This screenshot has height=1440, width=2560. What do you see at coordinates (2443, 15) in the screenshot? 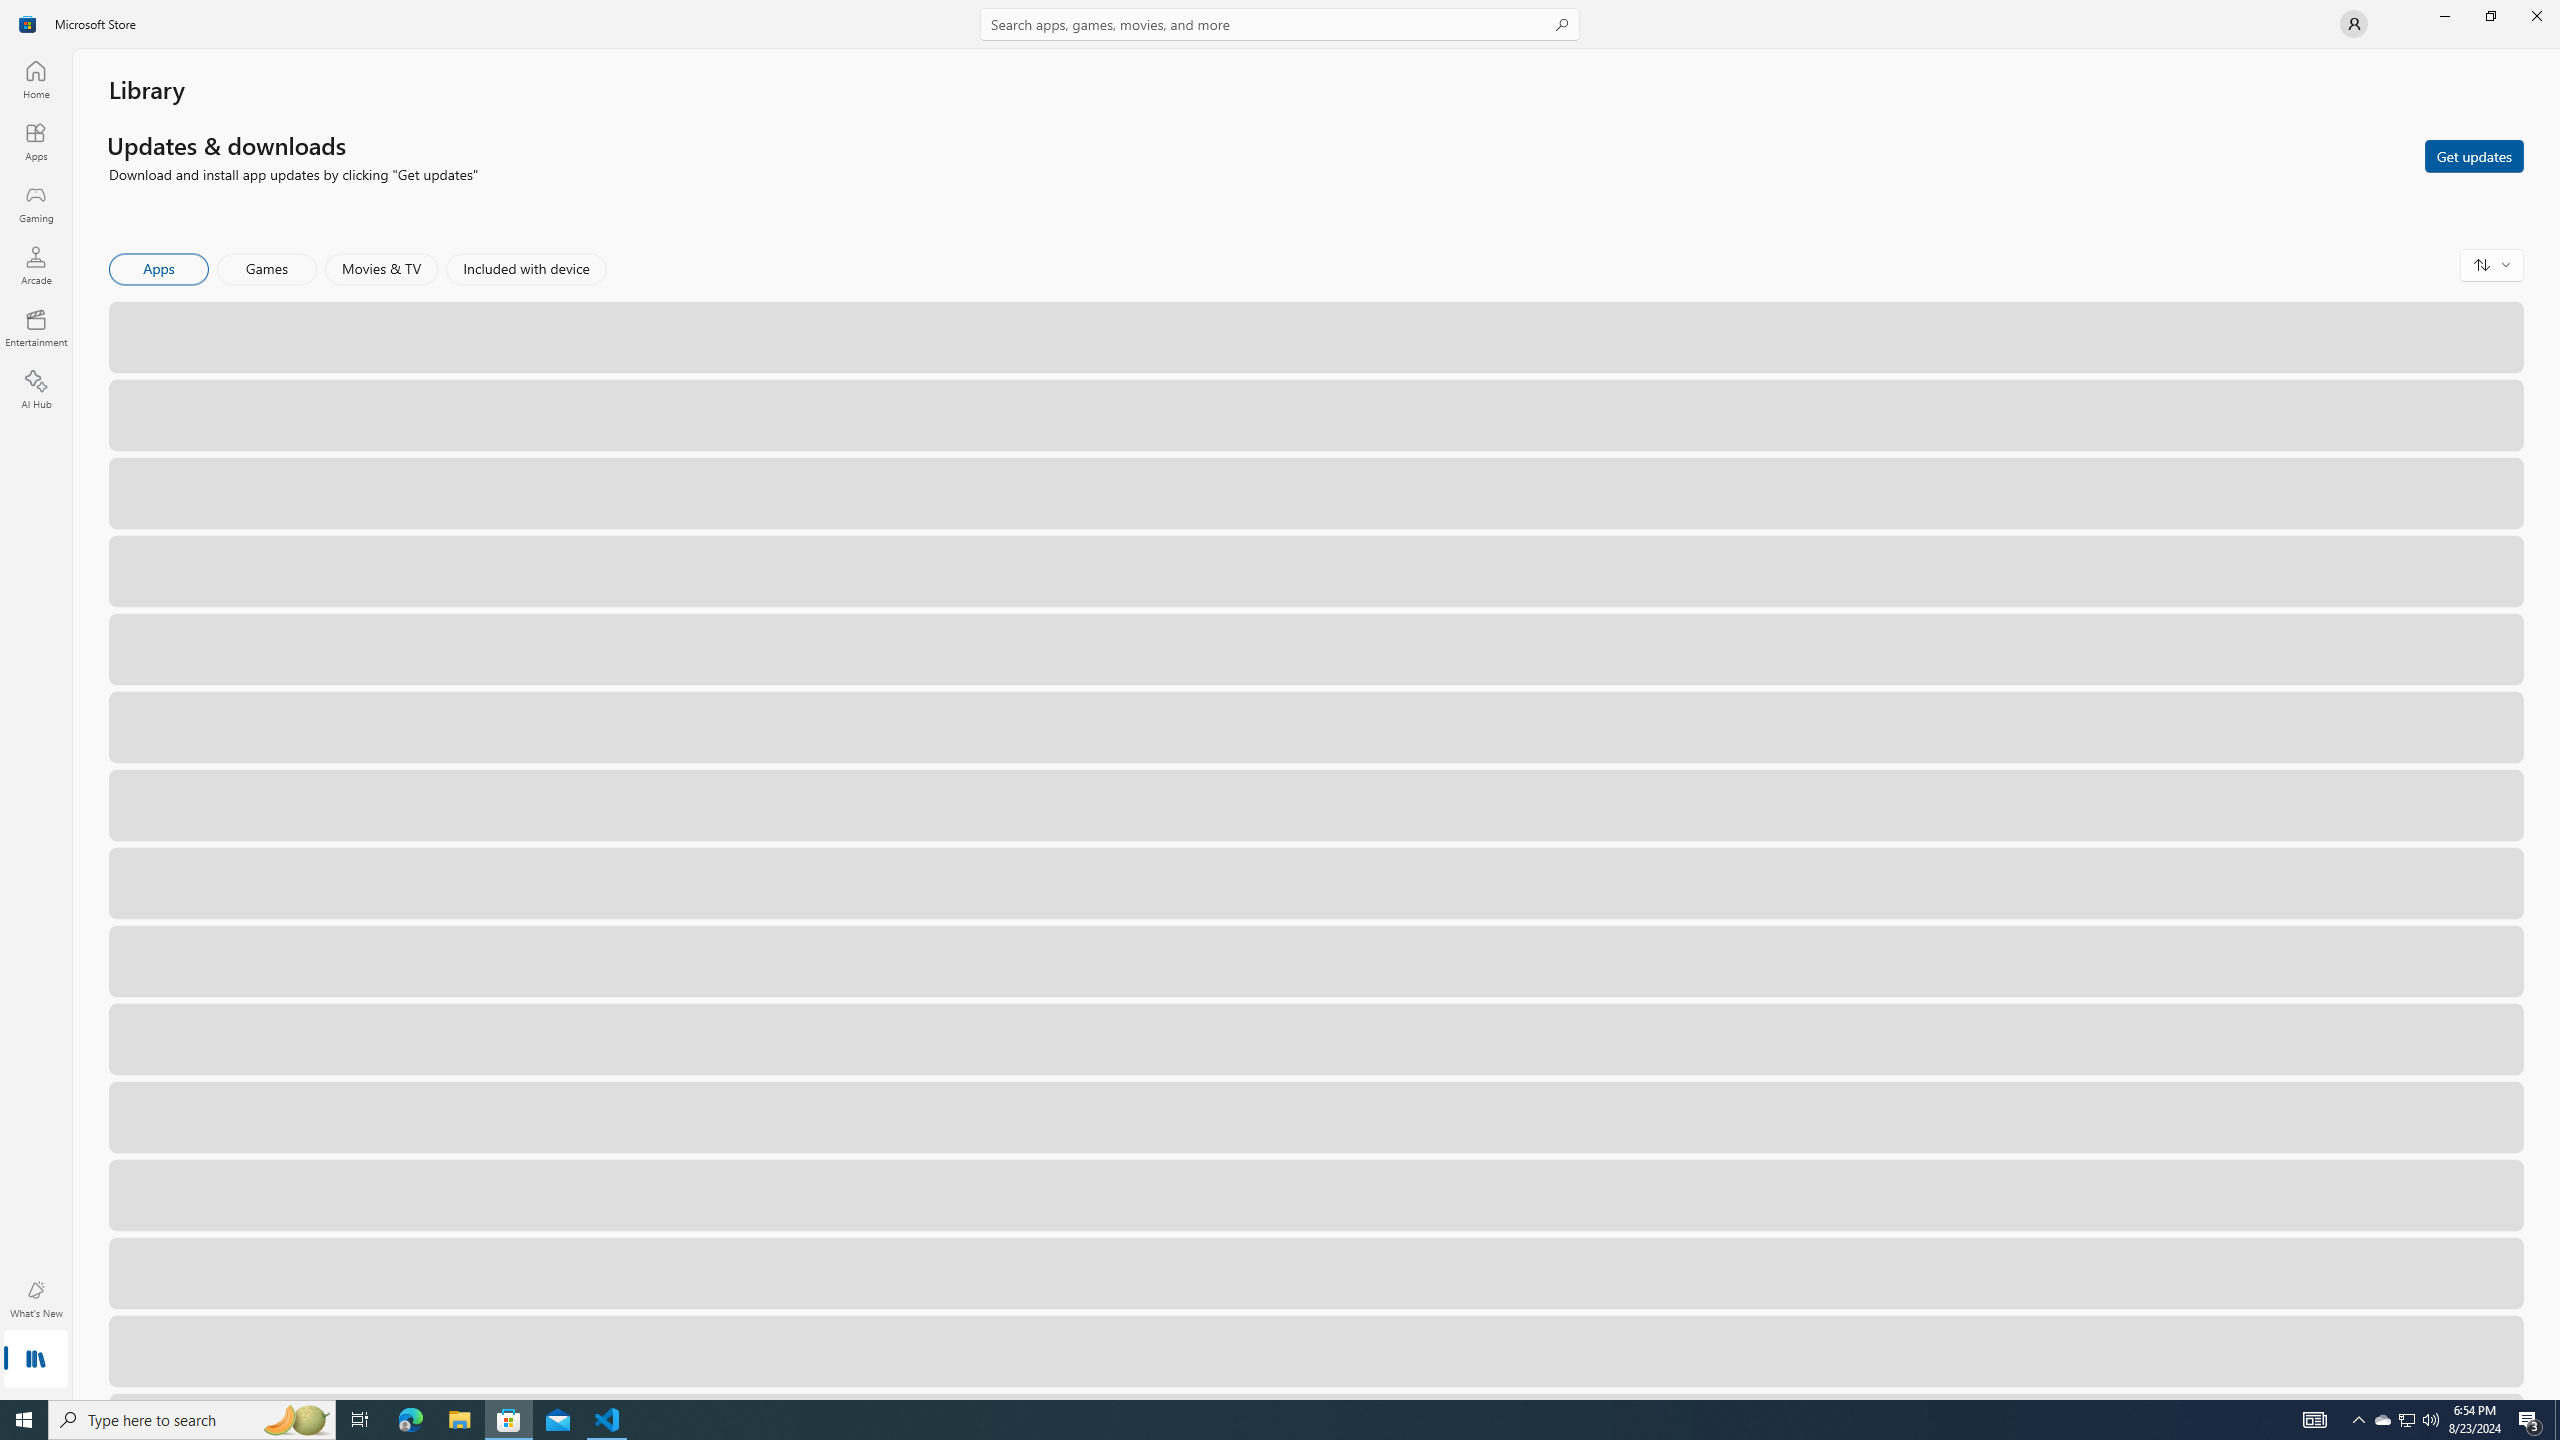
I see `'Minimize Microsoft Store'` at bounding box center [2443, 15].